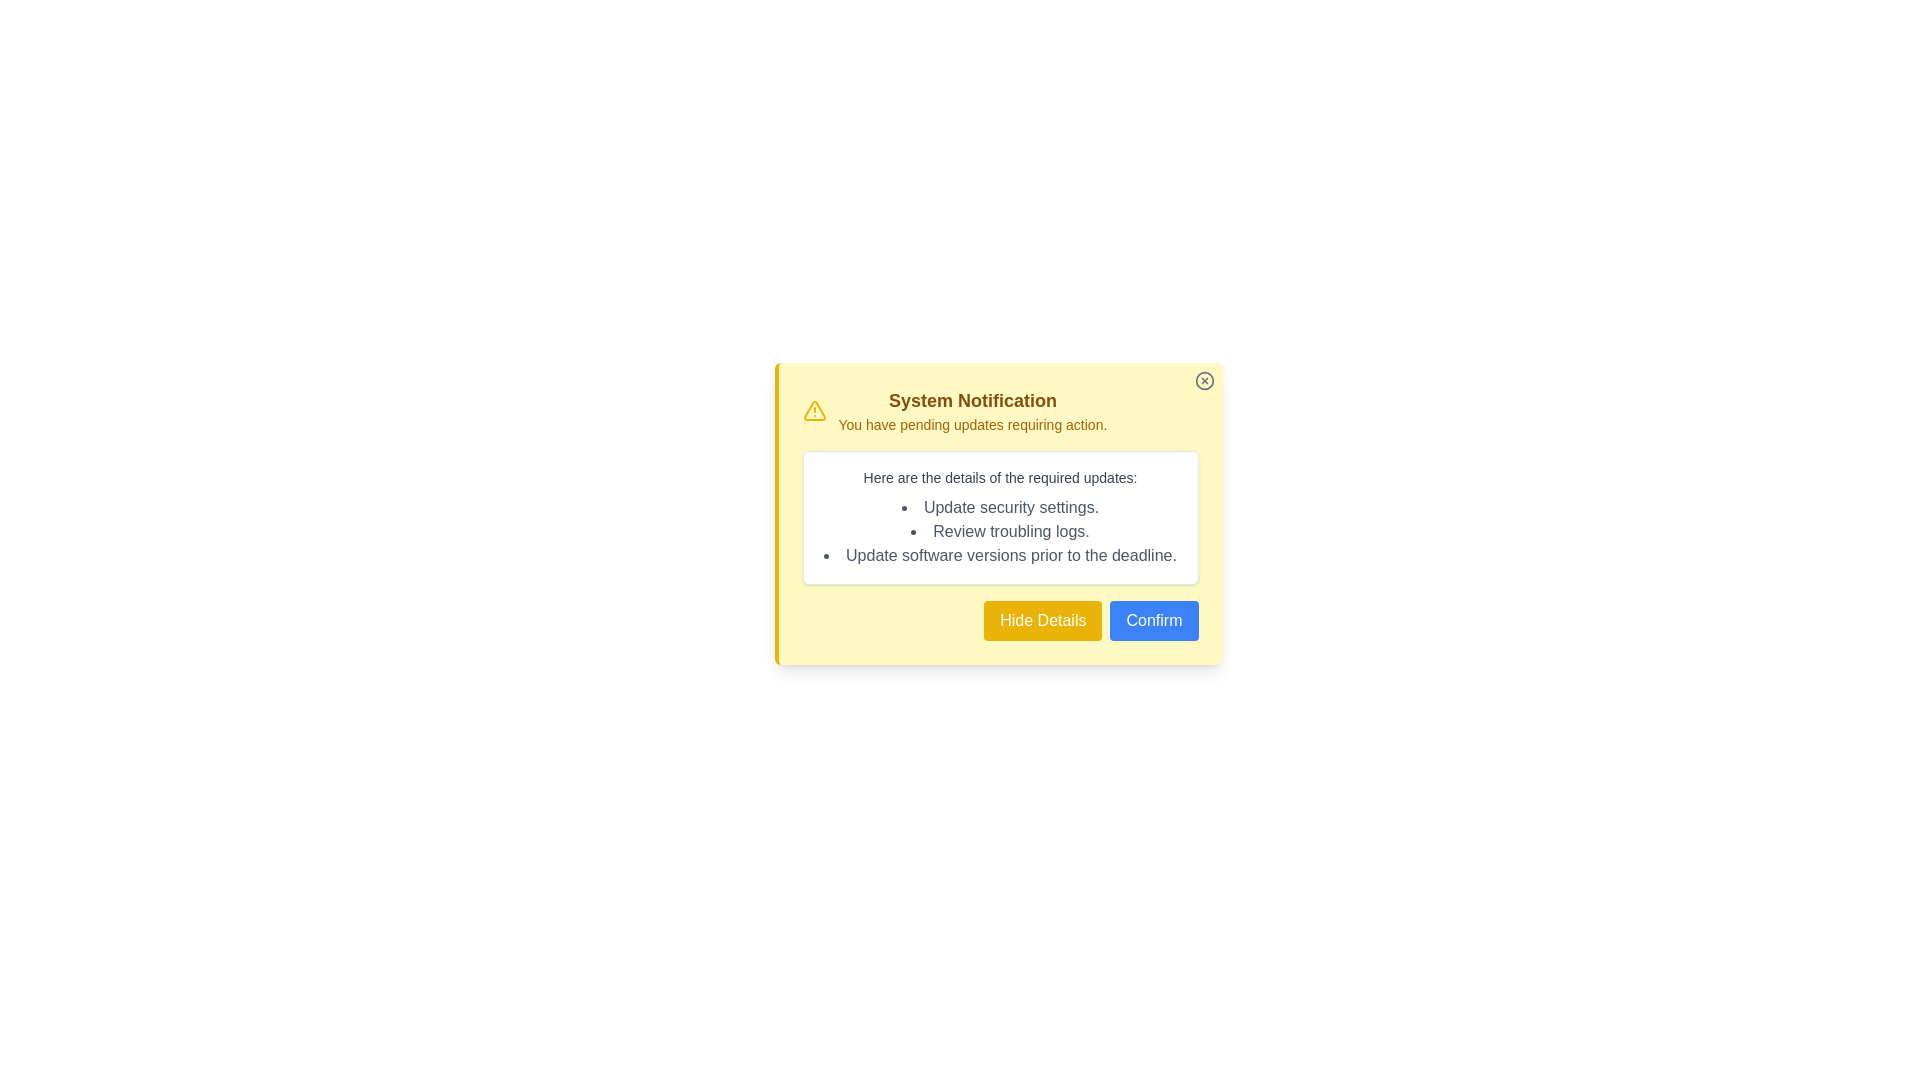 This screenshot has height=1080, width=1920. Describe the element at coordinates (1203, 381) in the screenshot. I see `the close button of the alert to dismiss it` at that location.